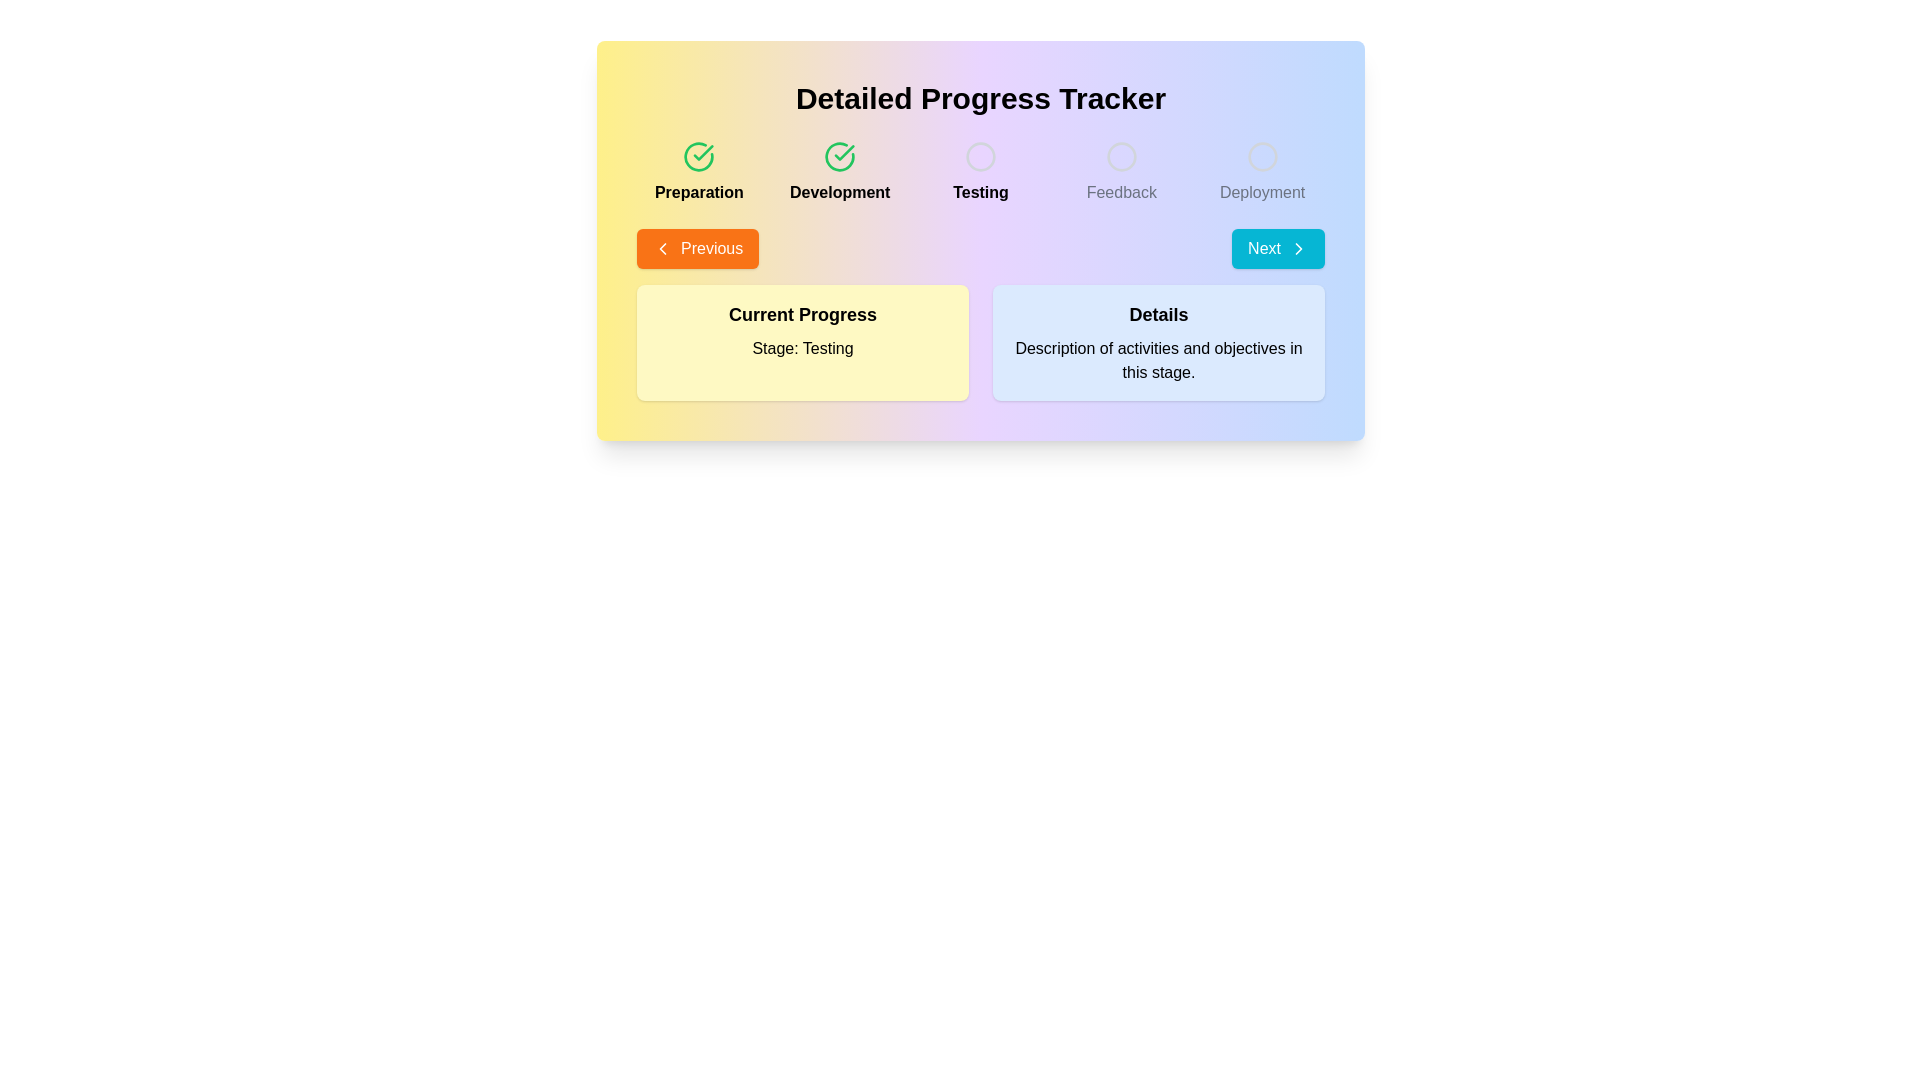 The image size is (1920, 1080). What do you see at coordinates (1158, 342) in the screenshot?
I see `content from the informational panel located in the middle-right portion of the layout, which provides details and objectives of a specific stage` at bounding box center [1158, 342].